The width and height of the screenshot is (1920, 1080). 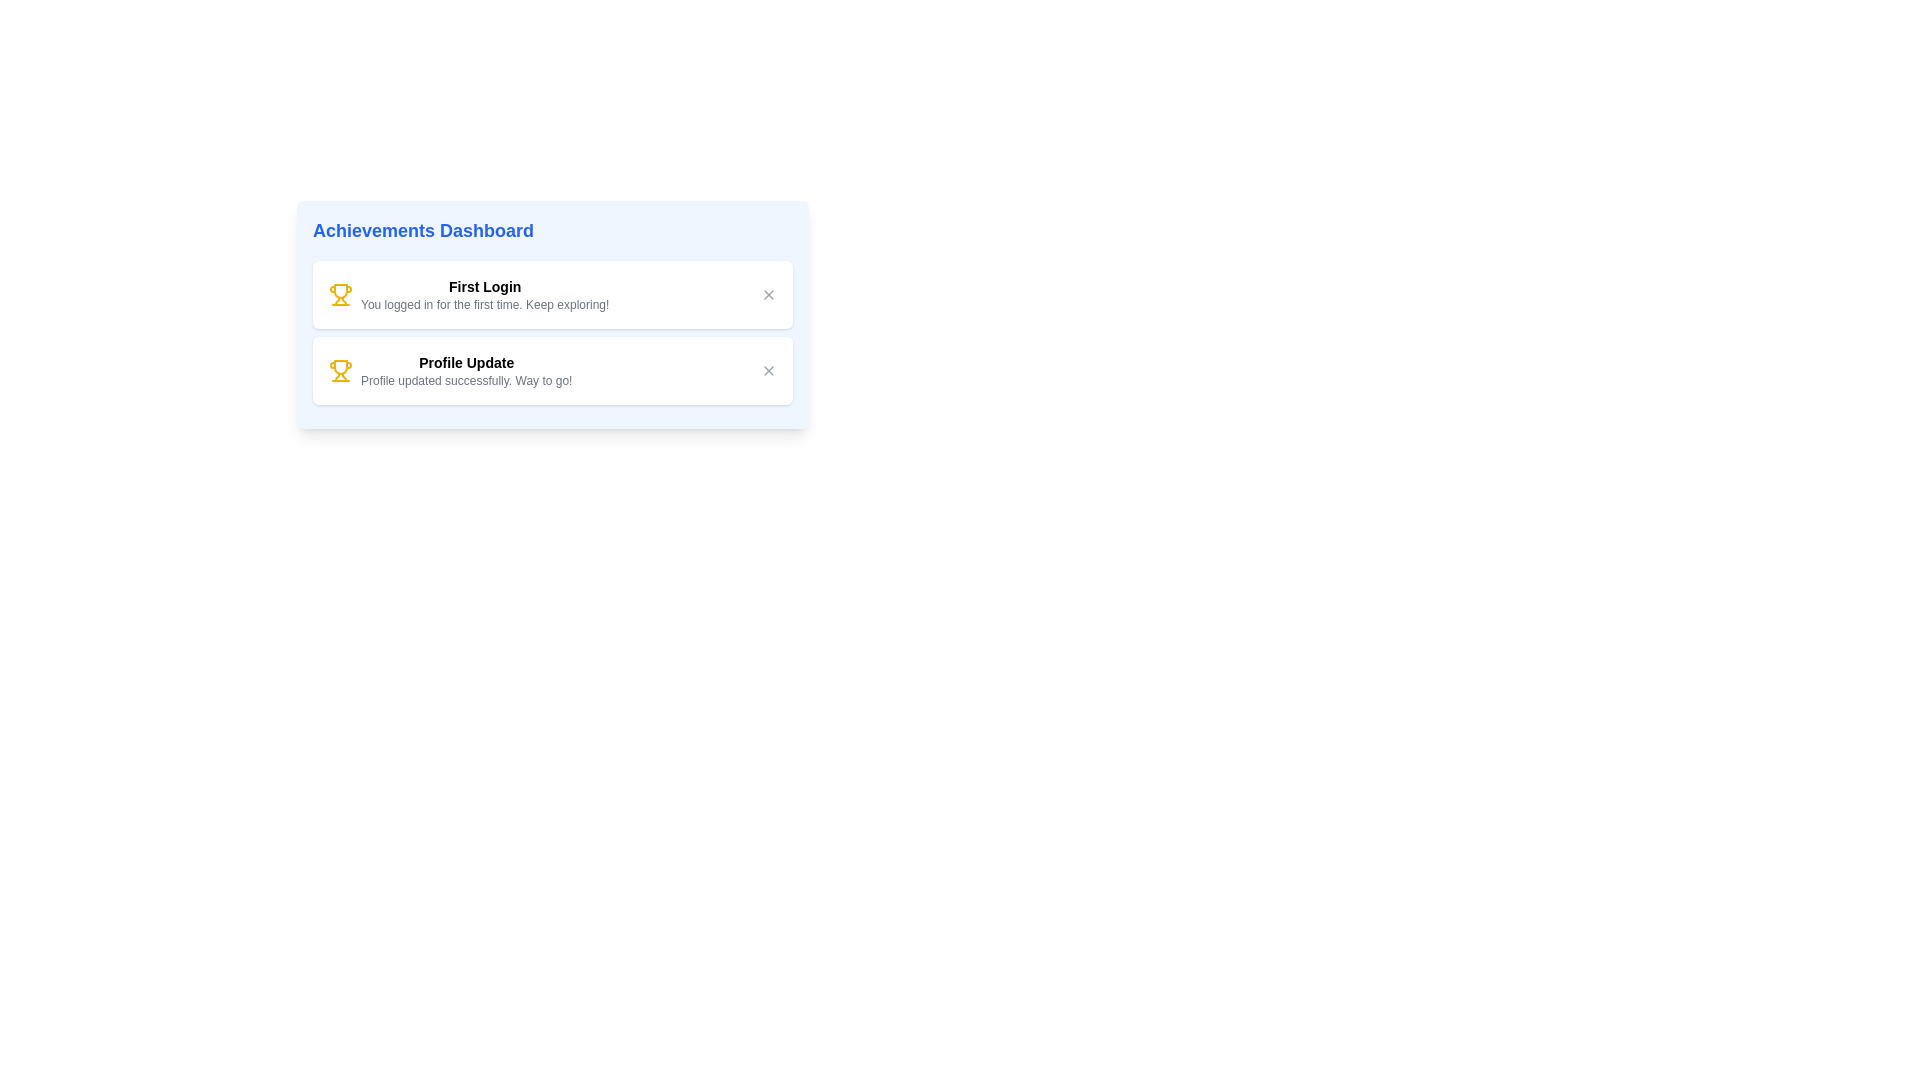 What do you see at coordinates (485, 304) in the screenshot?
I see `descriptive text block located under the bold title 'First Login', which states: 'You logged in for the first time. Keep exploring!'` at bounding box center [485, 304].